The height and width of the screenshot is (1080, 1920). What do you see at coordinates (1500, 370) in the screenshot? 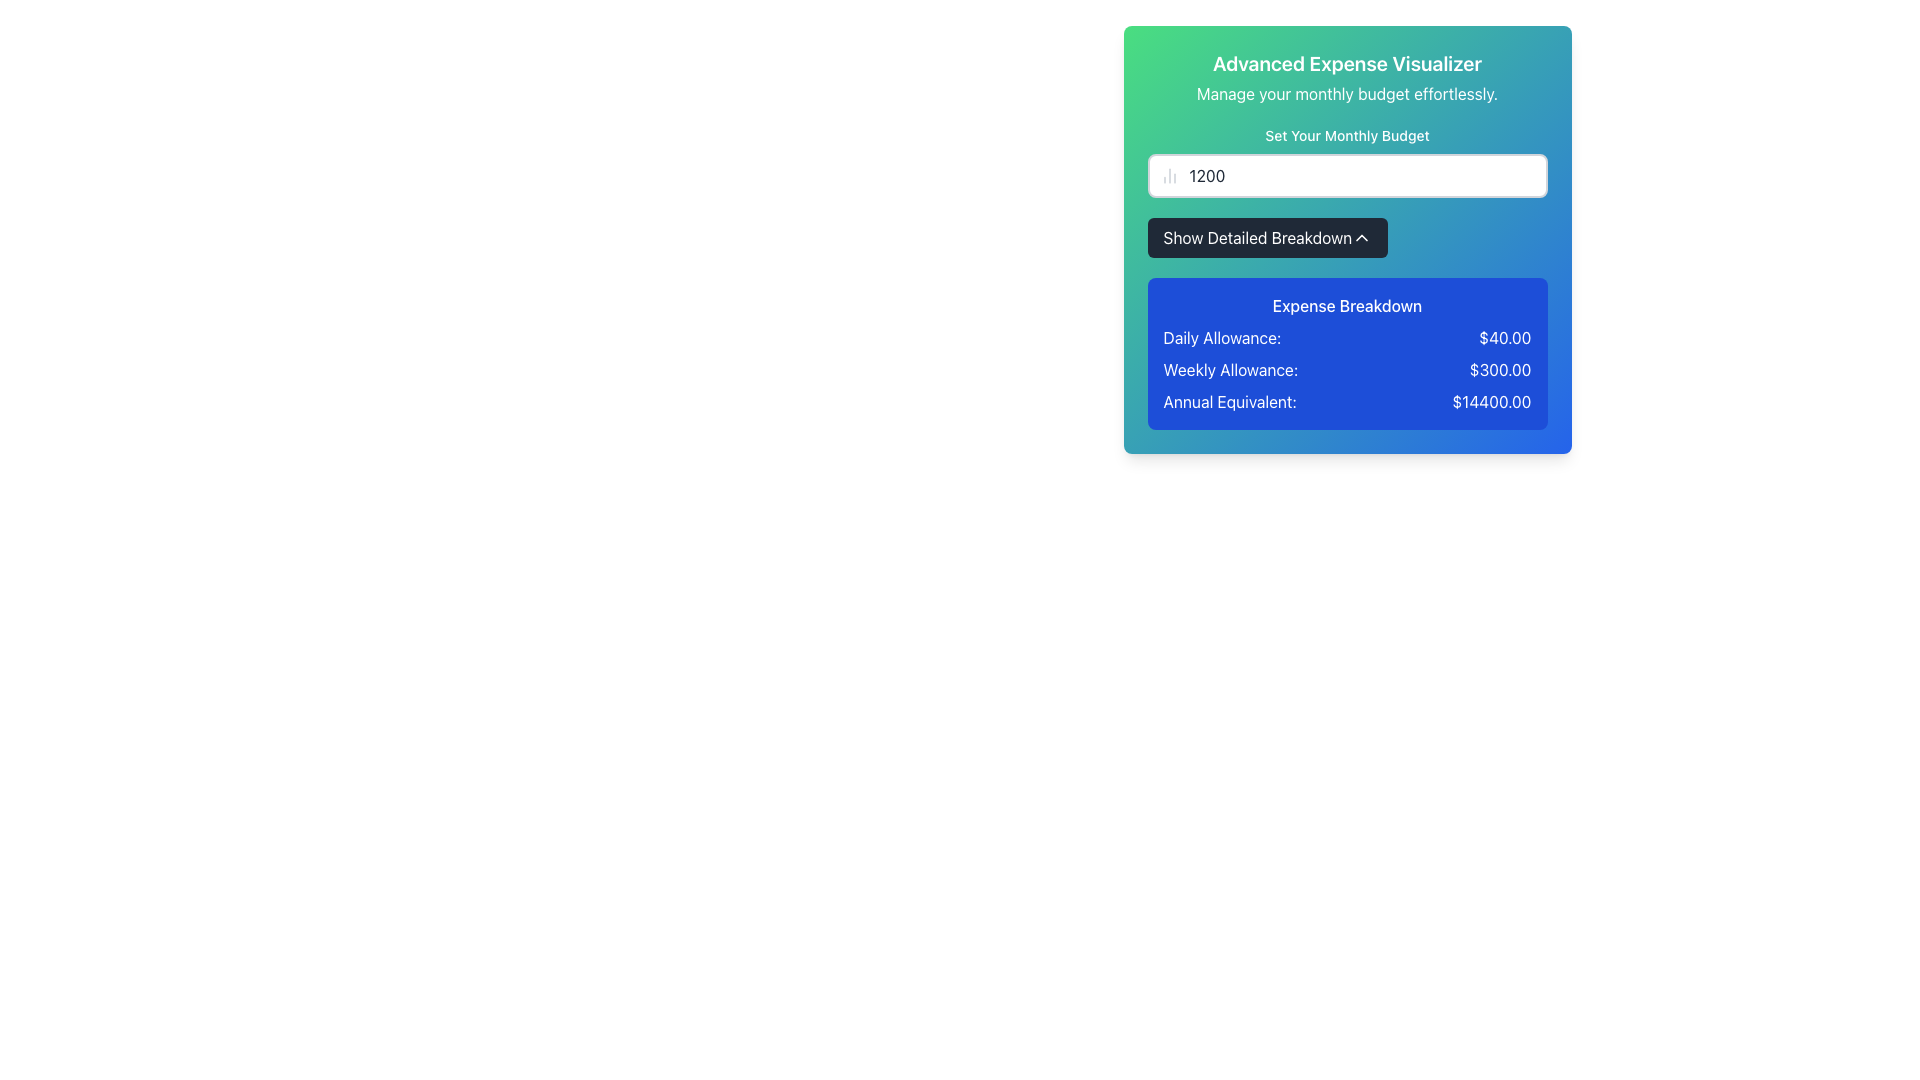
I see `the Label/Text field displaying '$300.00' in white font on a blue background, which is part of the expense breakdown section and aligned to the right of the 'Weekly Allowance:' label` at bounding box center [1500, 370].